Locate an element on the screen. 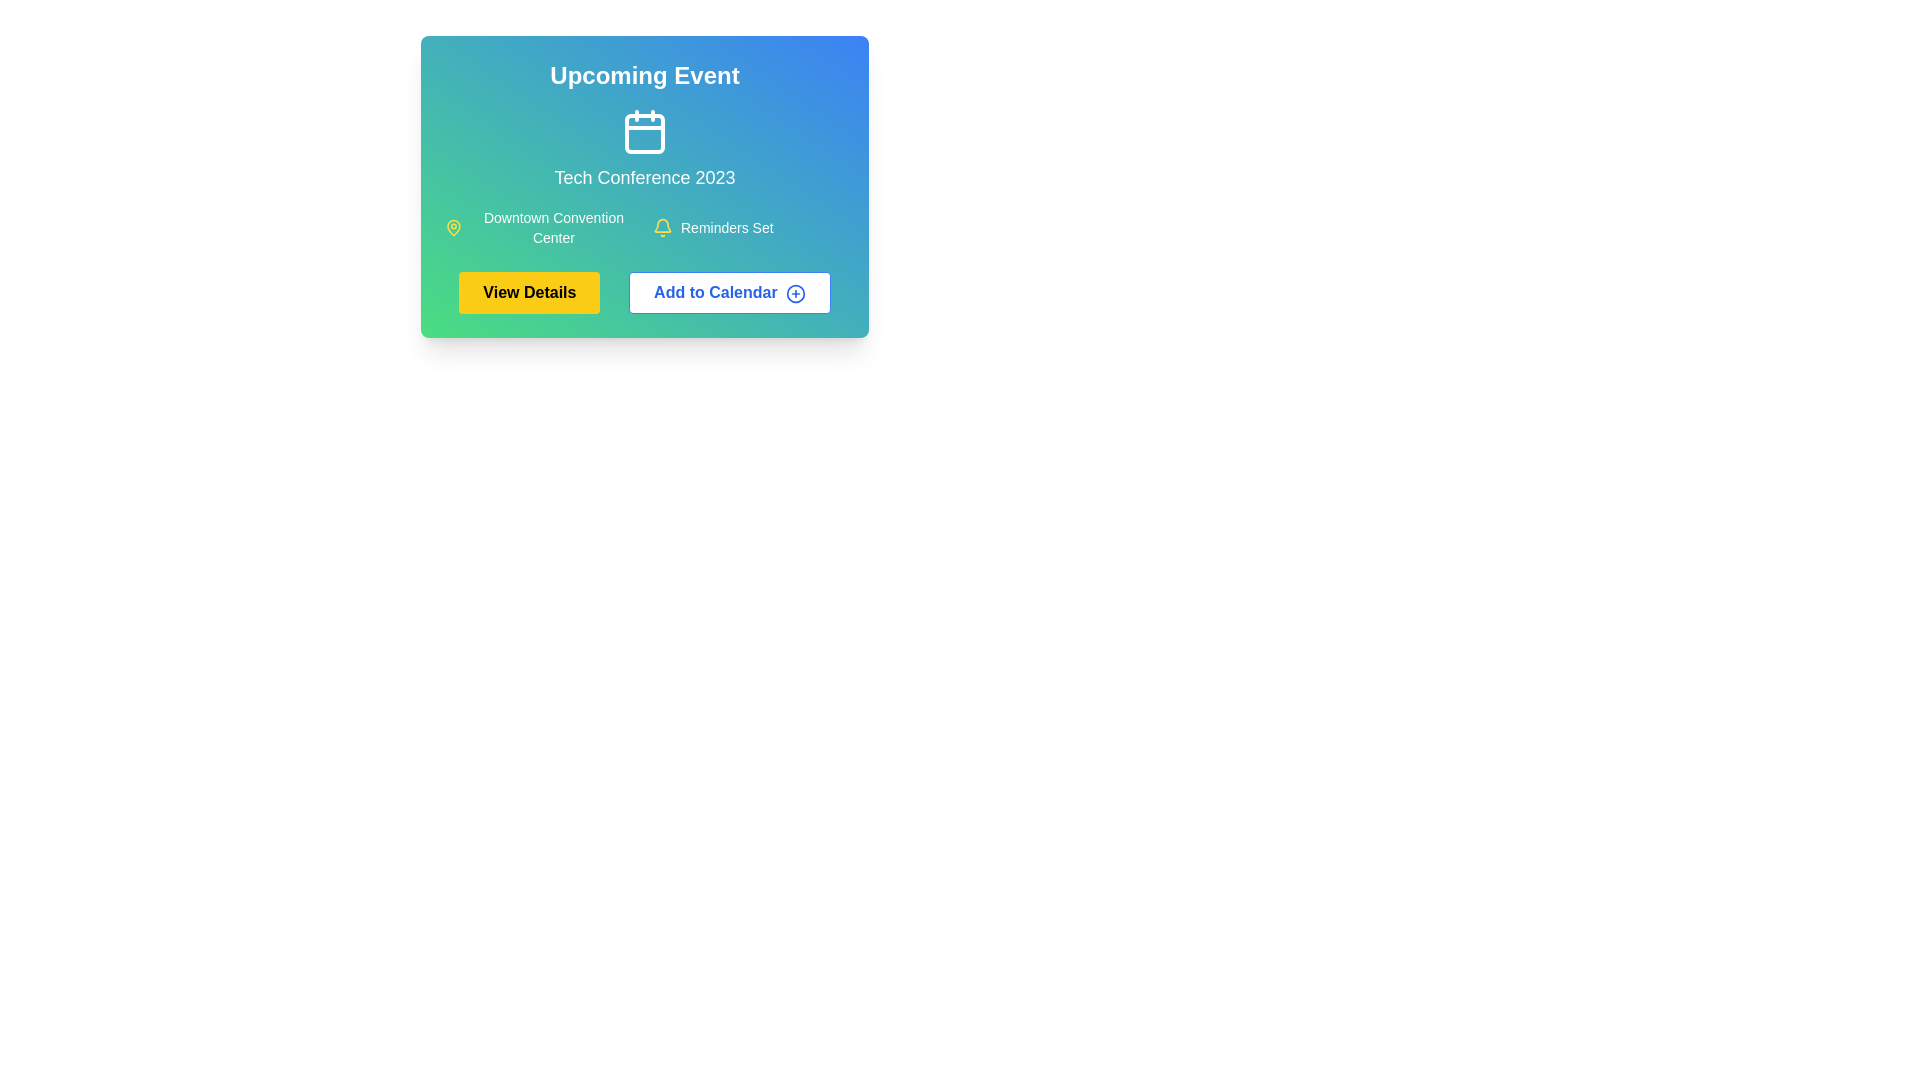 This screenshot has width=1920, height=1080. the 'Add to Calendar' button, which is a blue-bordered button with rounded corners and a plus icon is located at coordinates (728, 293).